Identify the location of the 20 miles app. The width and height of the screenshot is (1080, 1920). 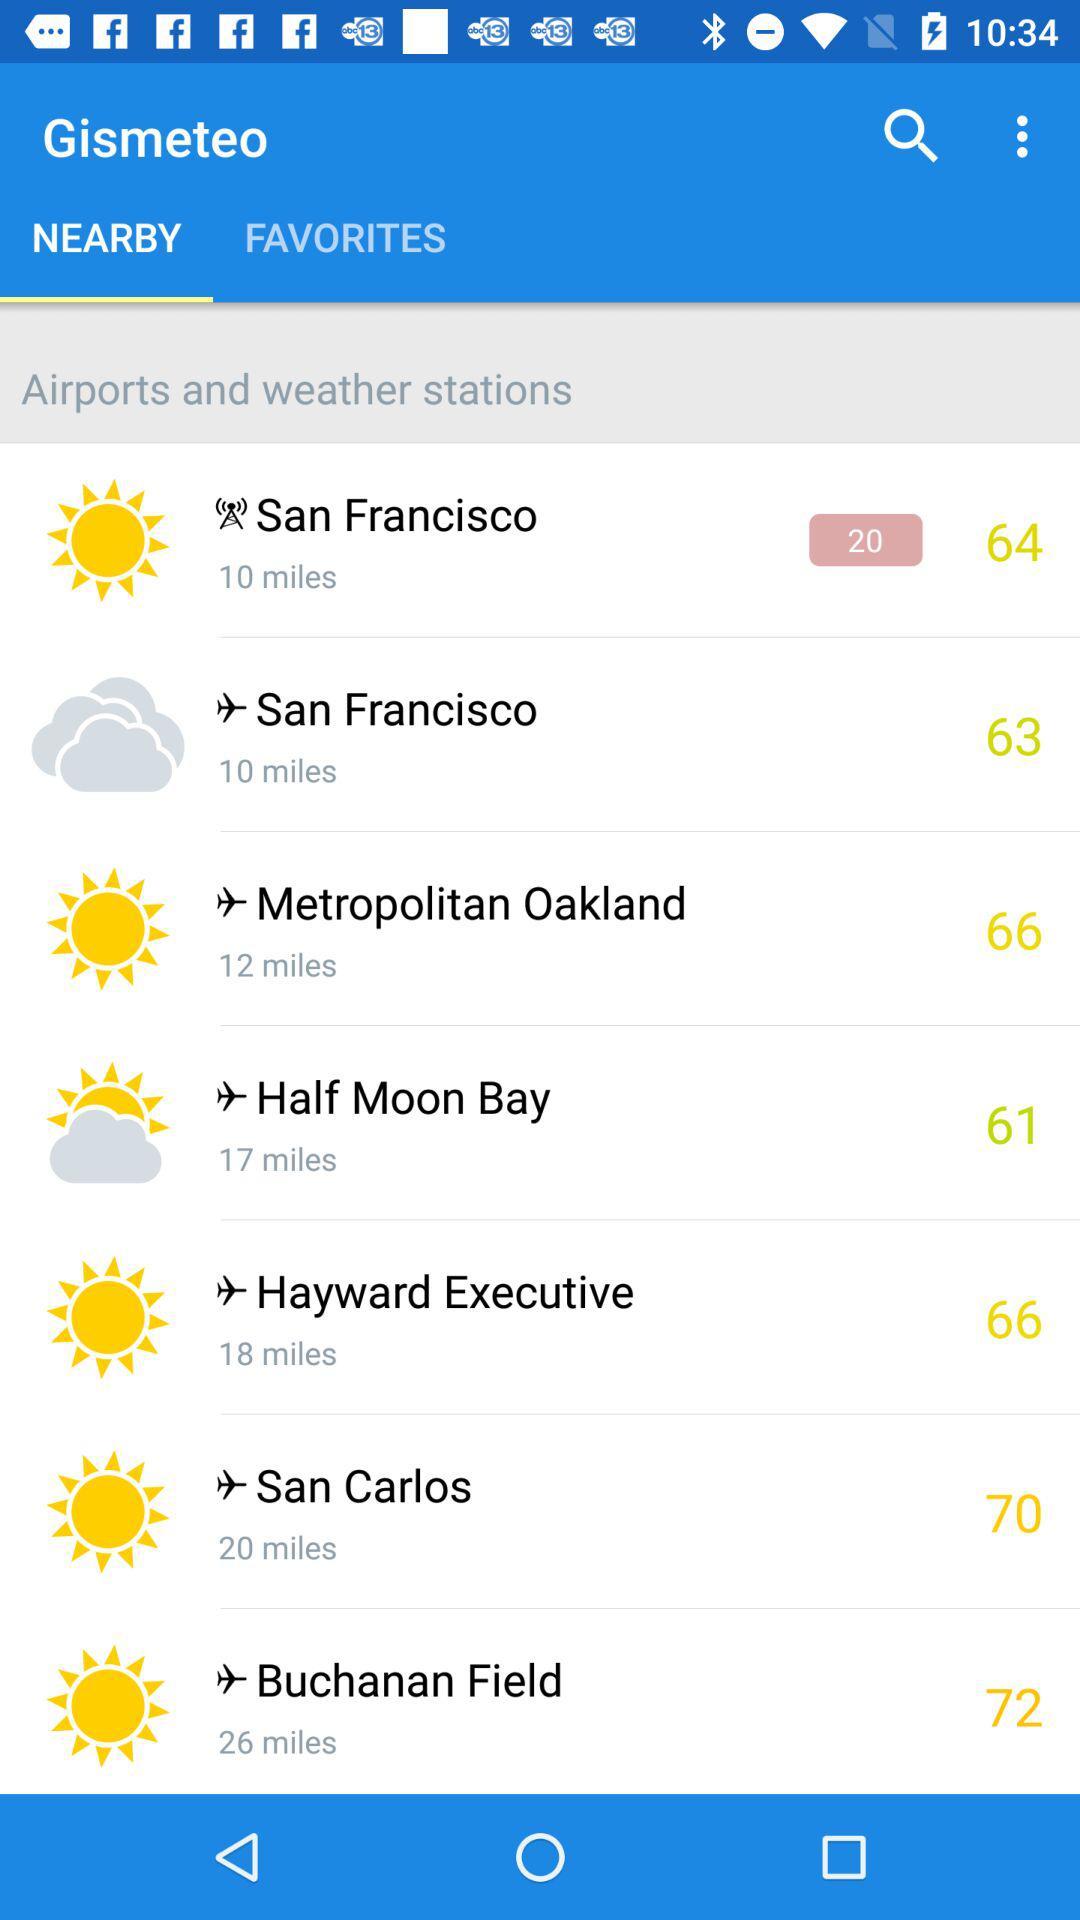
(568, 1545).